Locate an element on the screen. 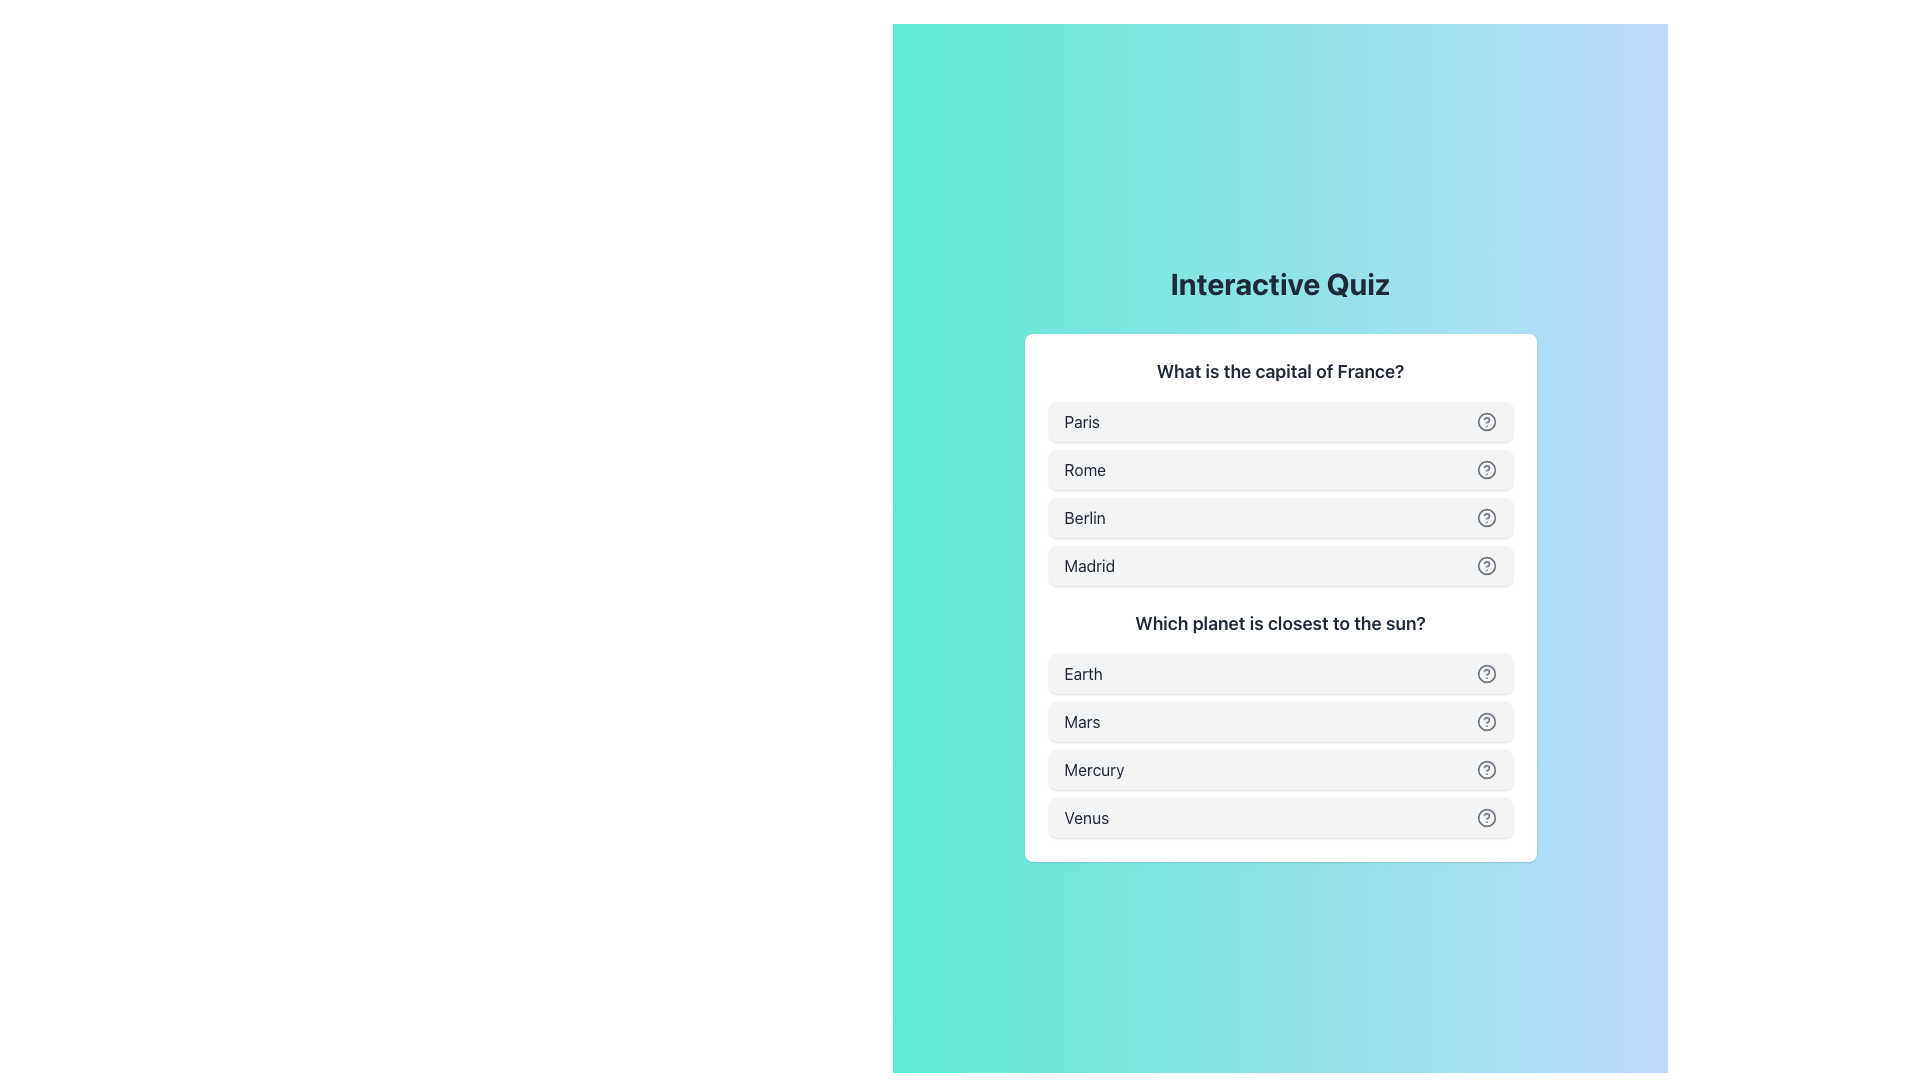 This screenshot has width=1920, height=1080. the information button, represented as a circular help icon with a question mark, located to the right of the 'Mars' option in the multiple-choice question interface is located at coordinates (1486, 721).